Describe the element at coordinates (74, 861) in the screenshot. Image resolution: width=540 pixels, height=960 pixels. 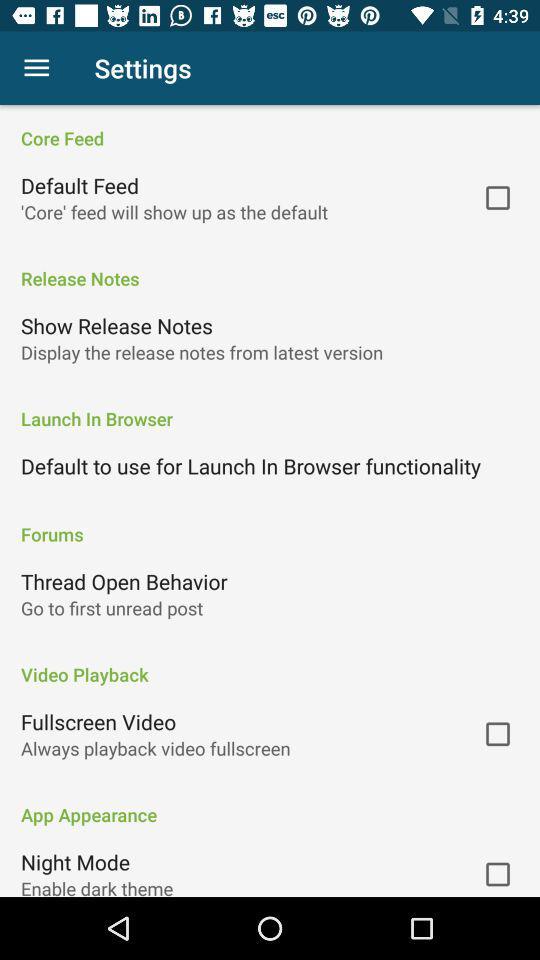
I see `the item below the app appearance` at that location.